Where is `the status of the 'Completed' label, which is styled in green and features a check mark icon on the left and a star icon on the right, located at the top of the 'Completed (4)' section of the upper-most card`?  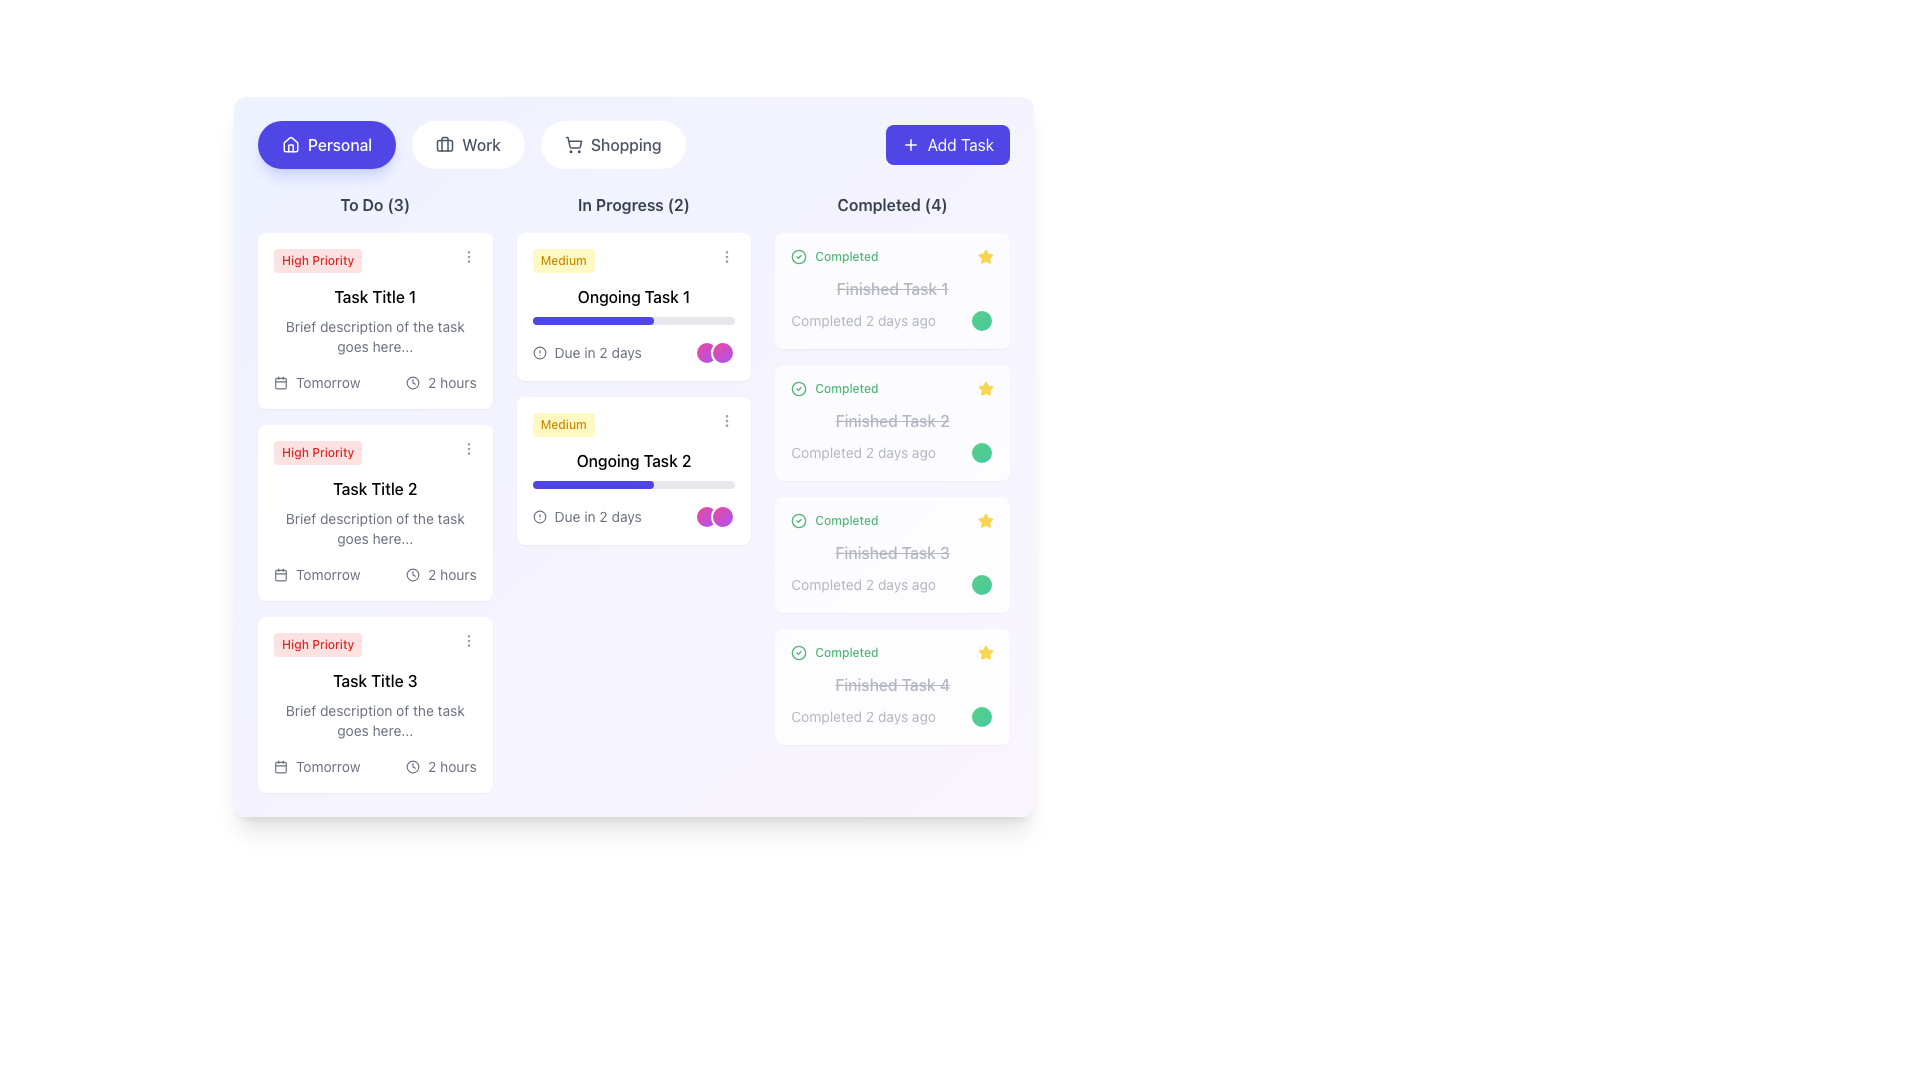
the status of the 'Completed' label, which is styled in green and features a check mark icon on the left and a star icon on the right, located at the top of the 'Completed (4)' section of the upper-most card is located at coordinates (891, 256).